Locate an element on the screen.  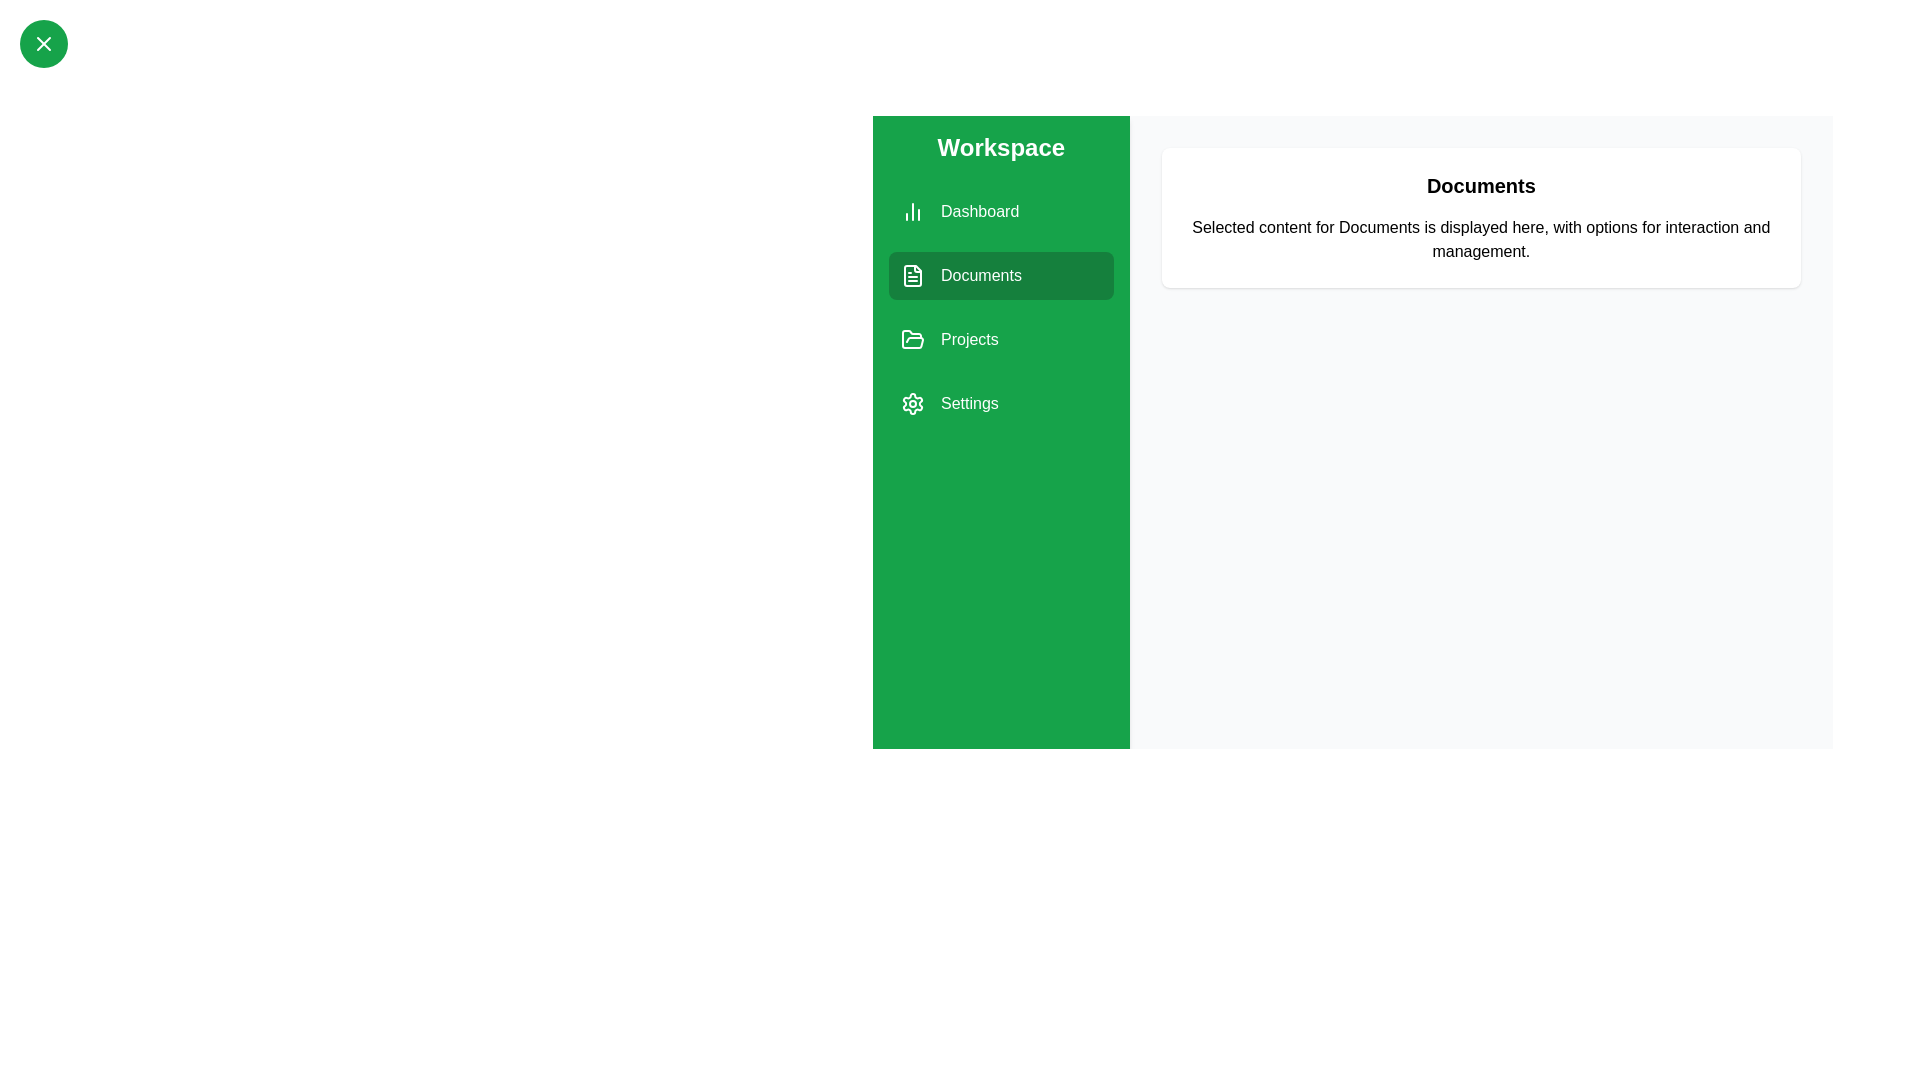
toggle button at the top-left corner of the screen to toggle the sidebar visibility is located at coordinates (43, 43).